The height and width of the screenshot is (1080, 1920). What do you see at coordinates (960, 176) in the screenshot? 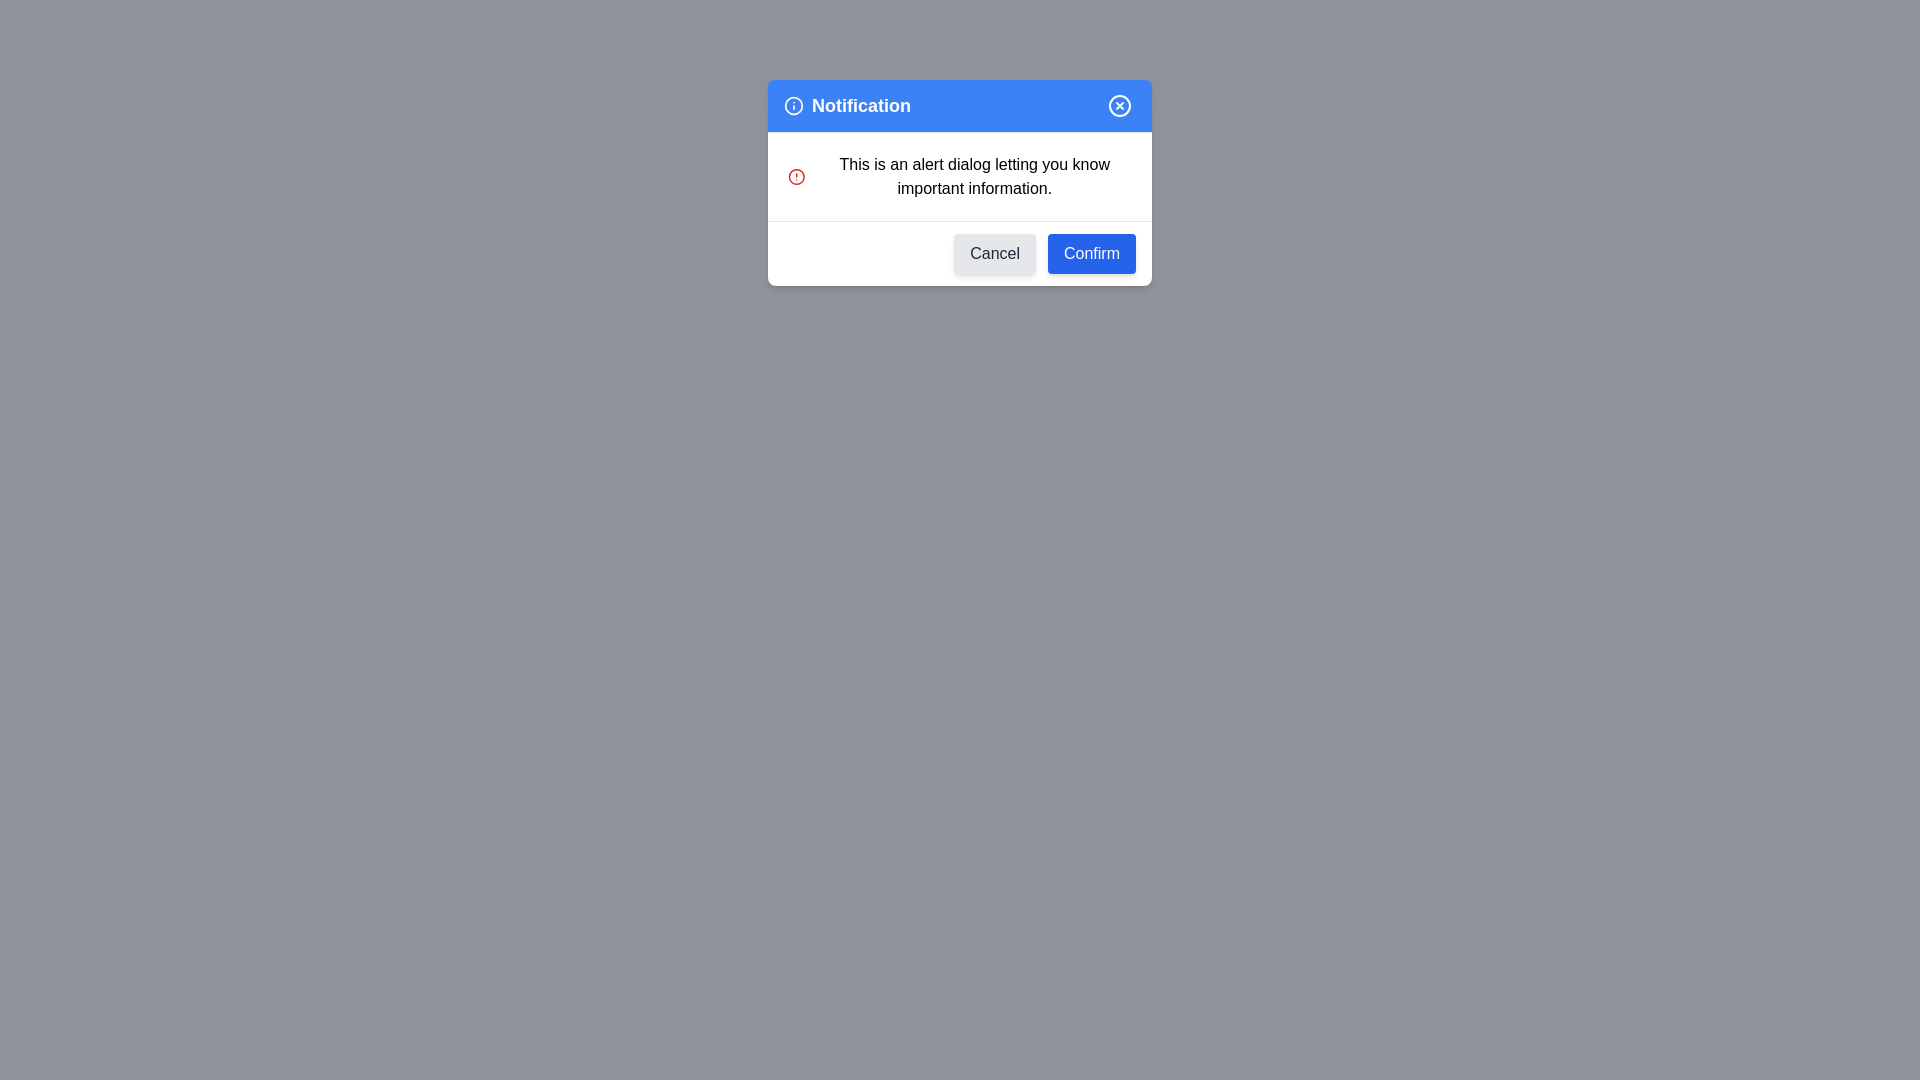
I see `the non-interactive text area that displays an important alert message, which is located centrally below the 'Notification' header and above the 'Cancel' and 'Confirm' buttons` at bounding box center [960, 176].